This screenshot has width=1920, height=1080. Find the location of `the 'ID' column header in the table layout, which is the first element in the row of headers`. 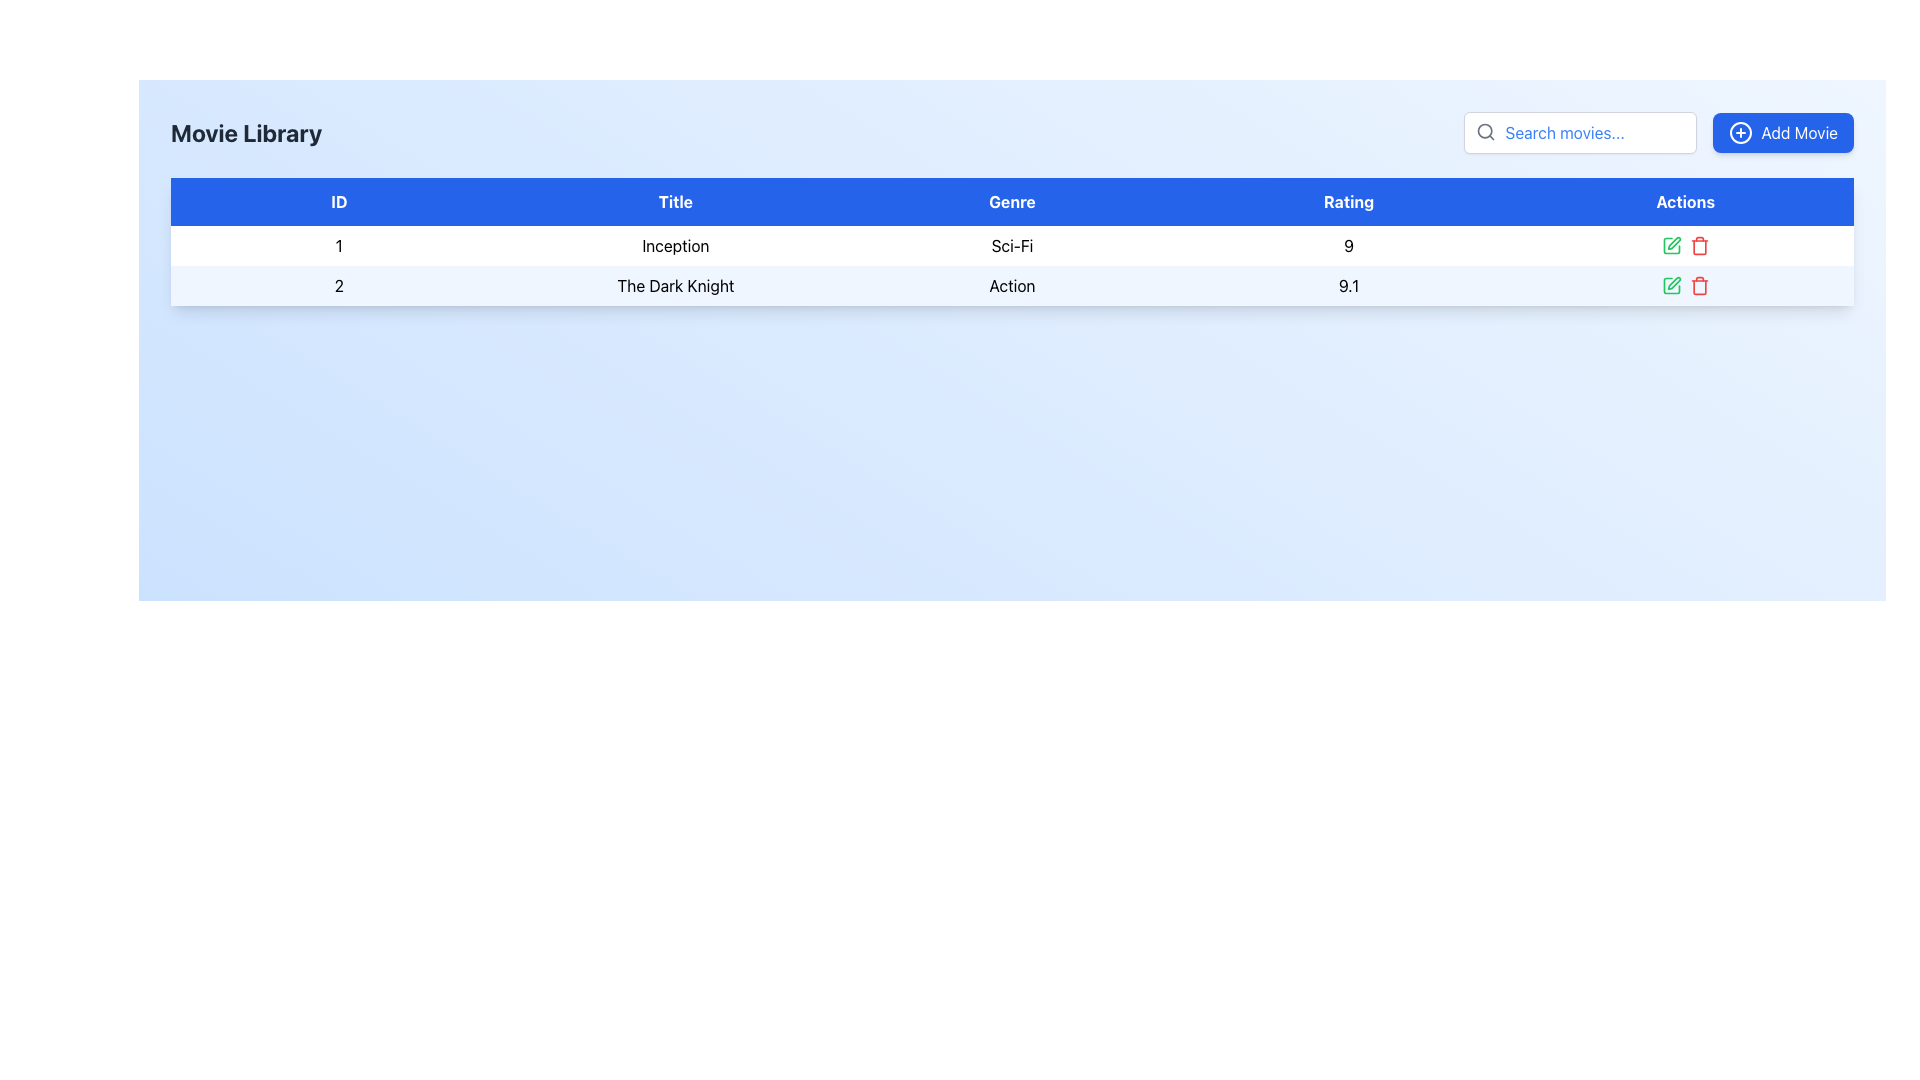

the 'ID' column header in the table layout, which is the first element in the row of headers is located at coordinates (339, 201).